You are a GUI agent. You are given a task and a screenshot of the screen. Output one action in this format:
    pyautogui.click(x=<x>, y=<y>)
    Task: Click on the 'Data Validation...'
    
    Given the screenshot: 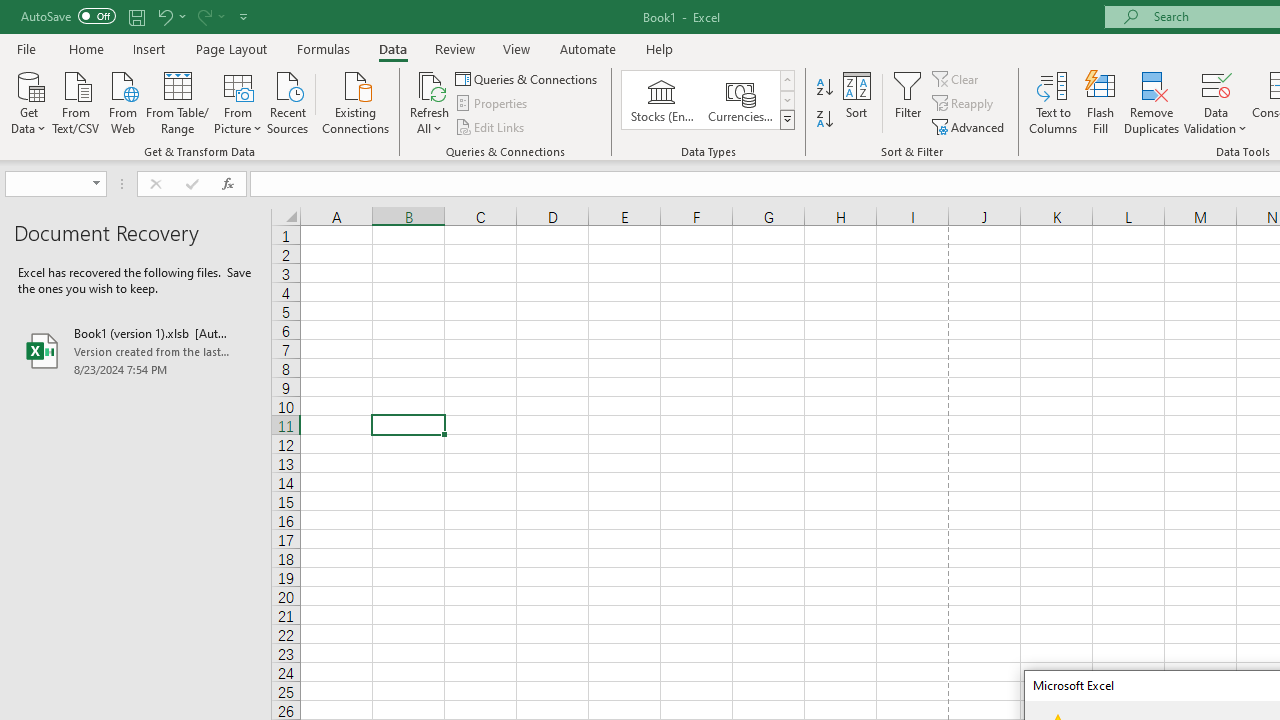 What is the action you would take?
    pyautogui.click(x=1215, y=103)
    